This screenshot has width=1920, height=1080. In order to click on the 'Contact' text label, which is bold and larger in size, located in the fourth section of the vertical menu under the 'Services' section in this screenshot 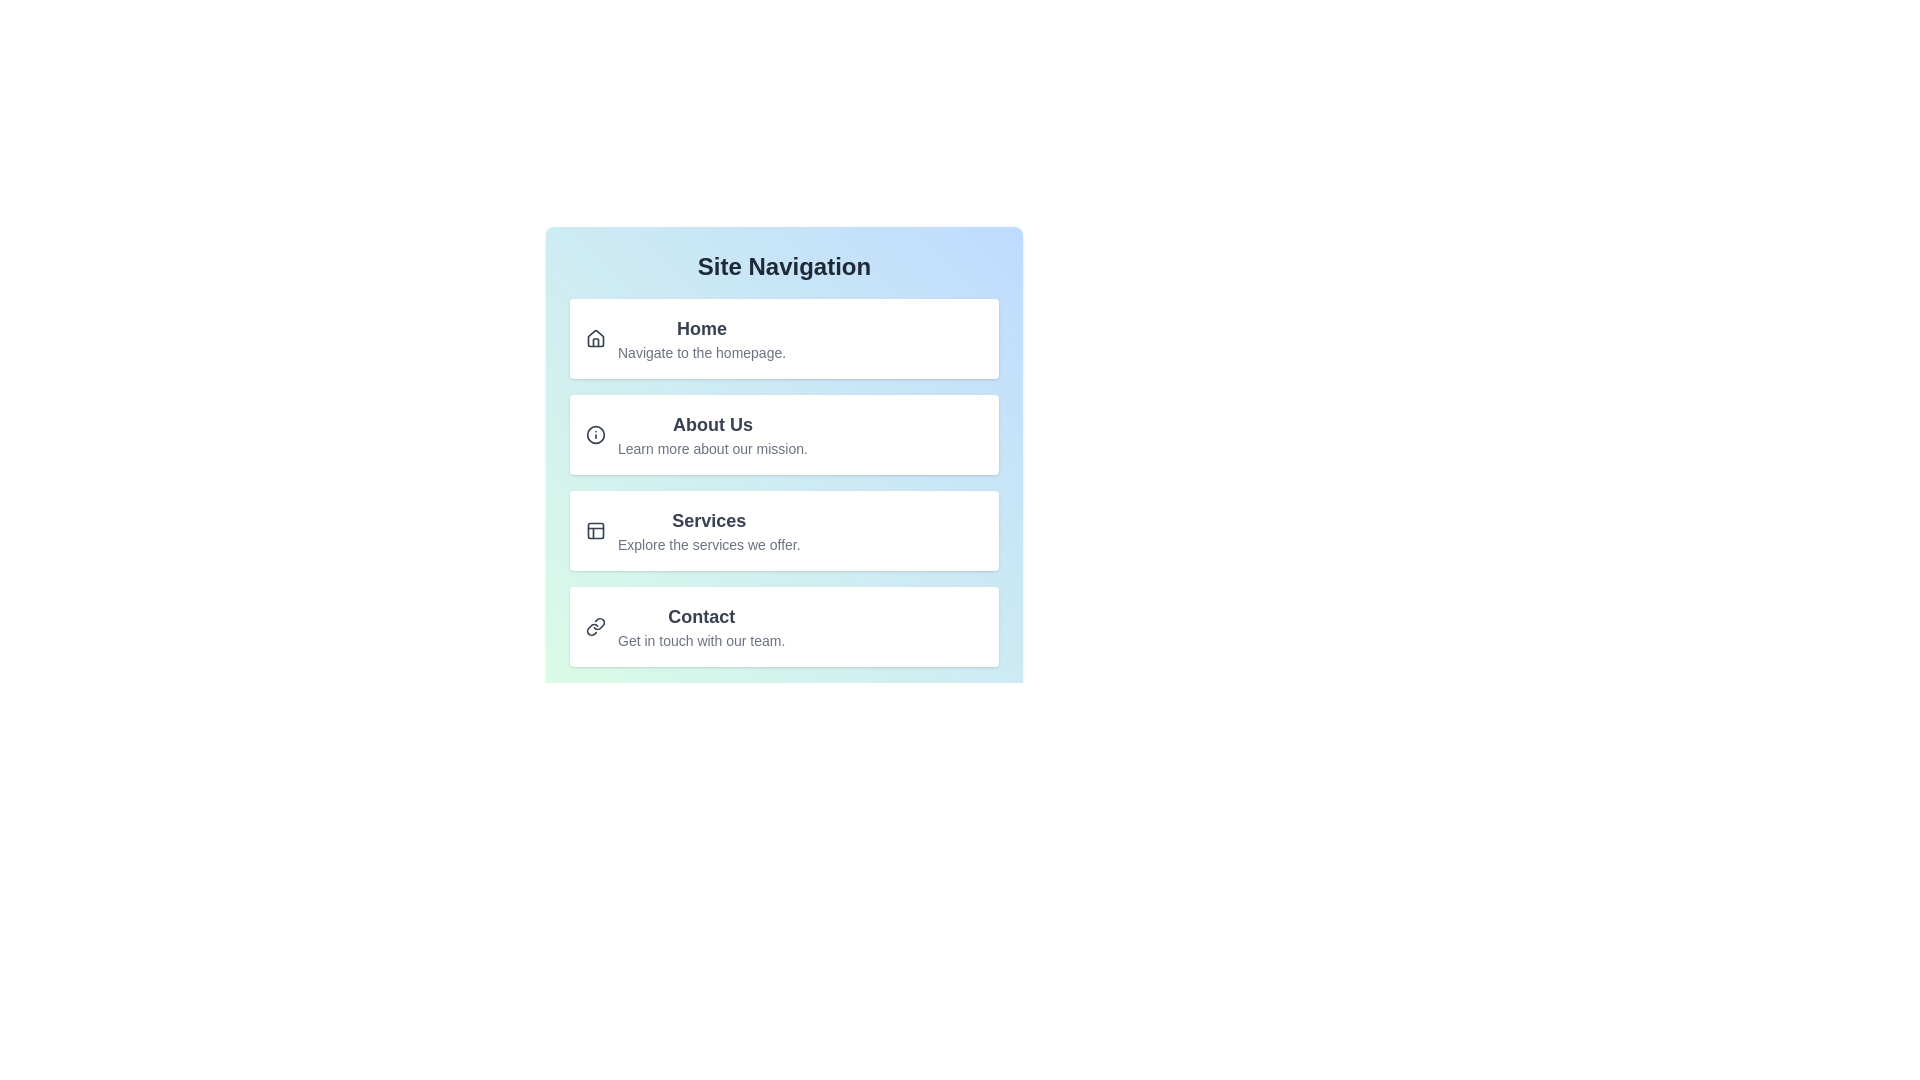, I will do `click(701, 616)`.